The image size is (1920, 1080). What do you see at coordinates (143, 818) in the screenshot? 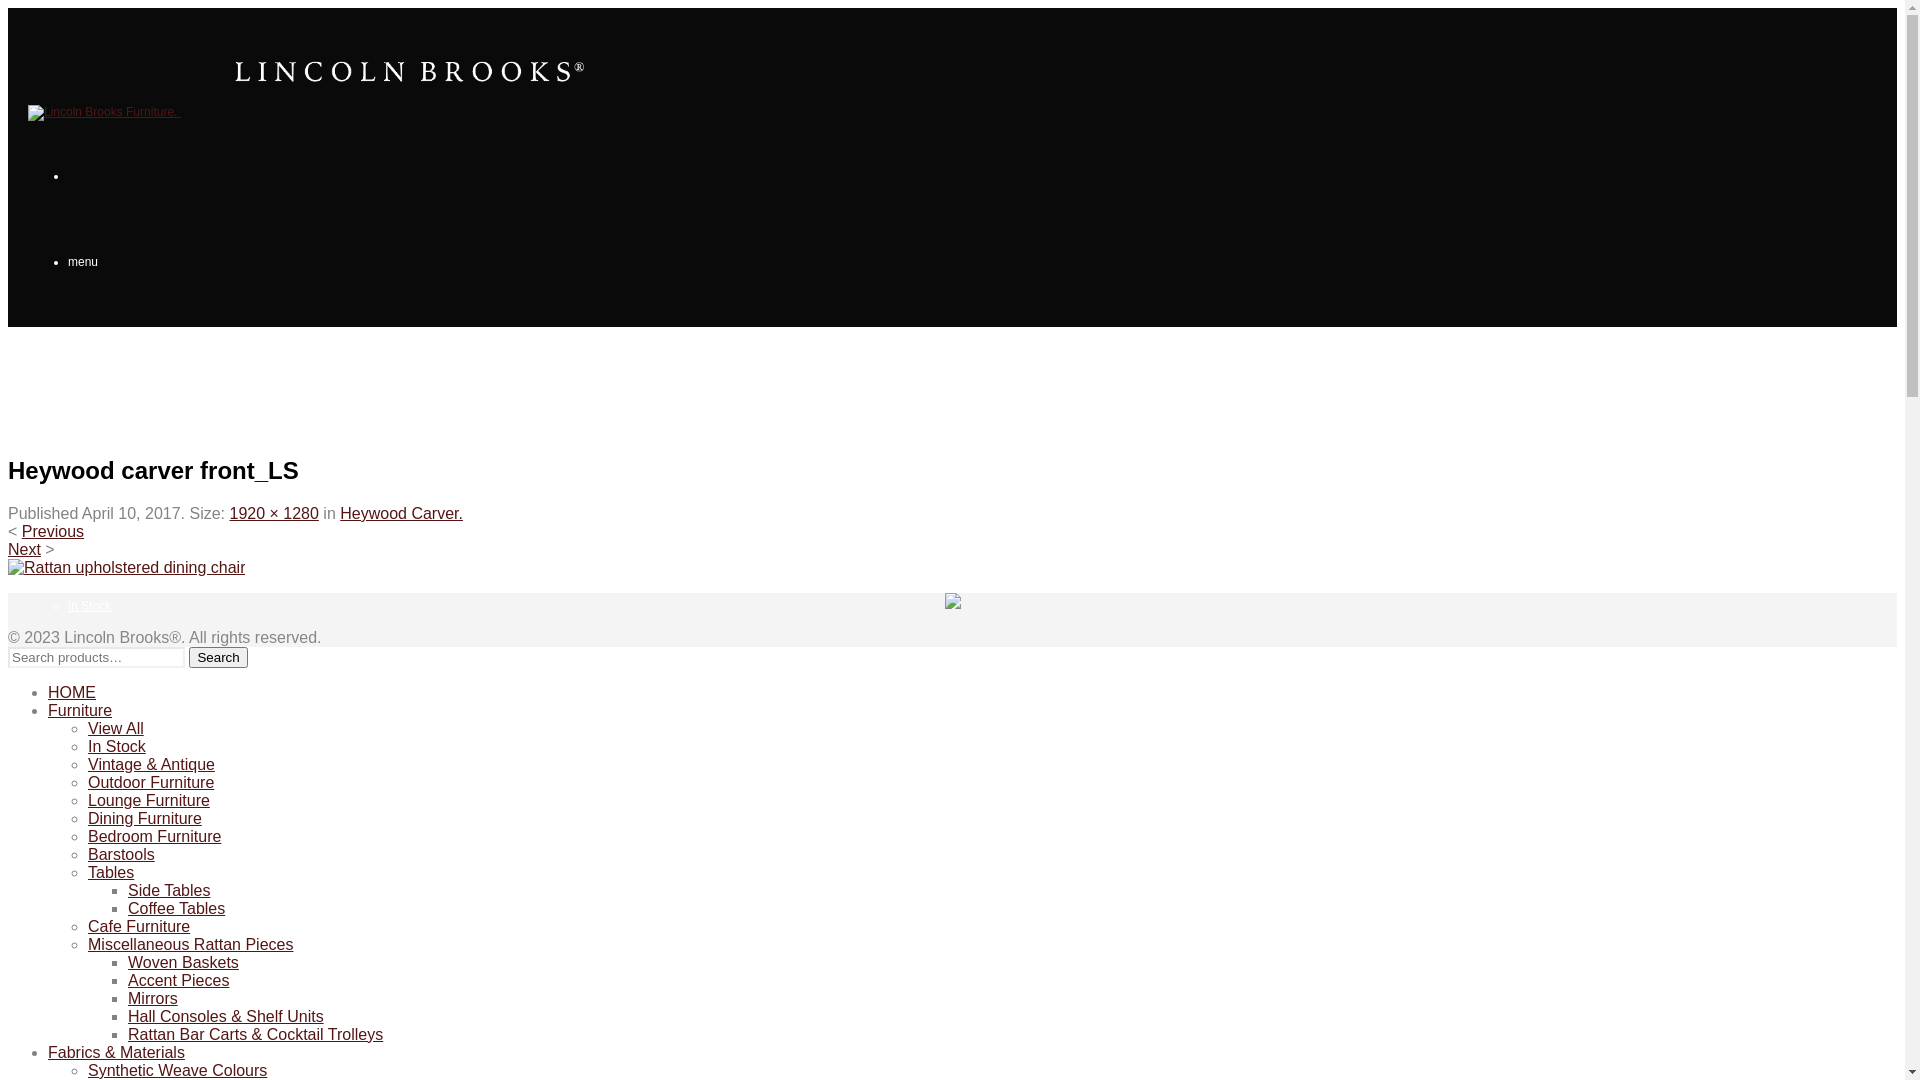
I see `'Dining Furniture'` at bounding box center [143, 818].